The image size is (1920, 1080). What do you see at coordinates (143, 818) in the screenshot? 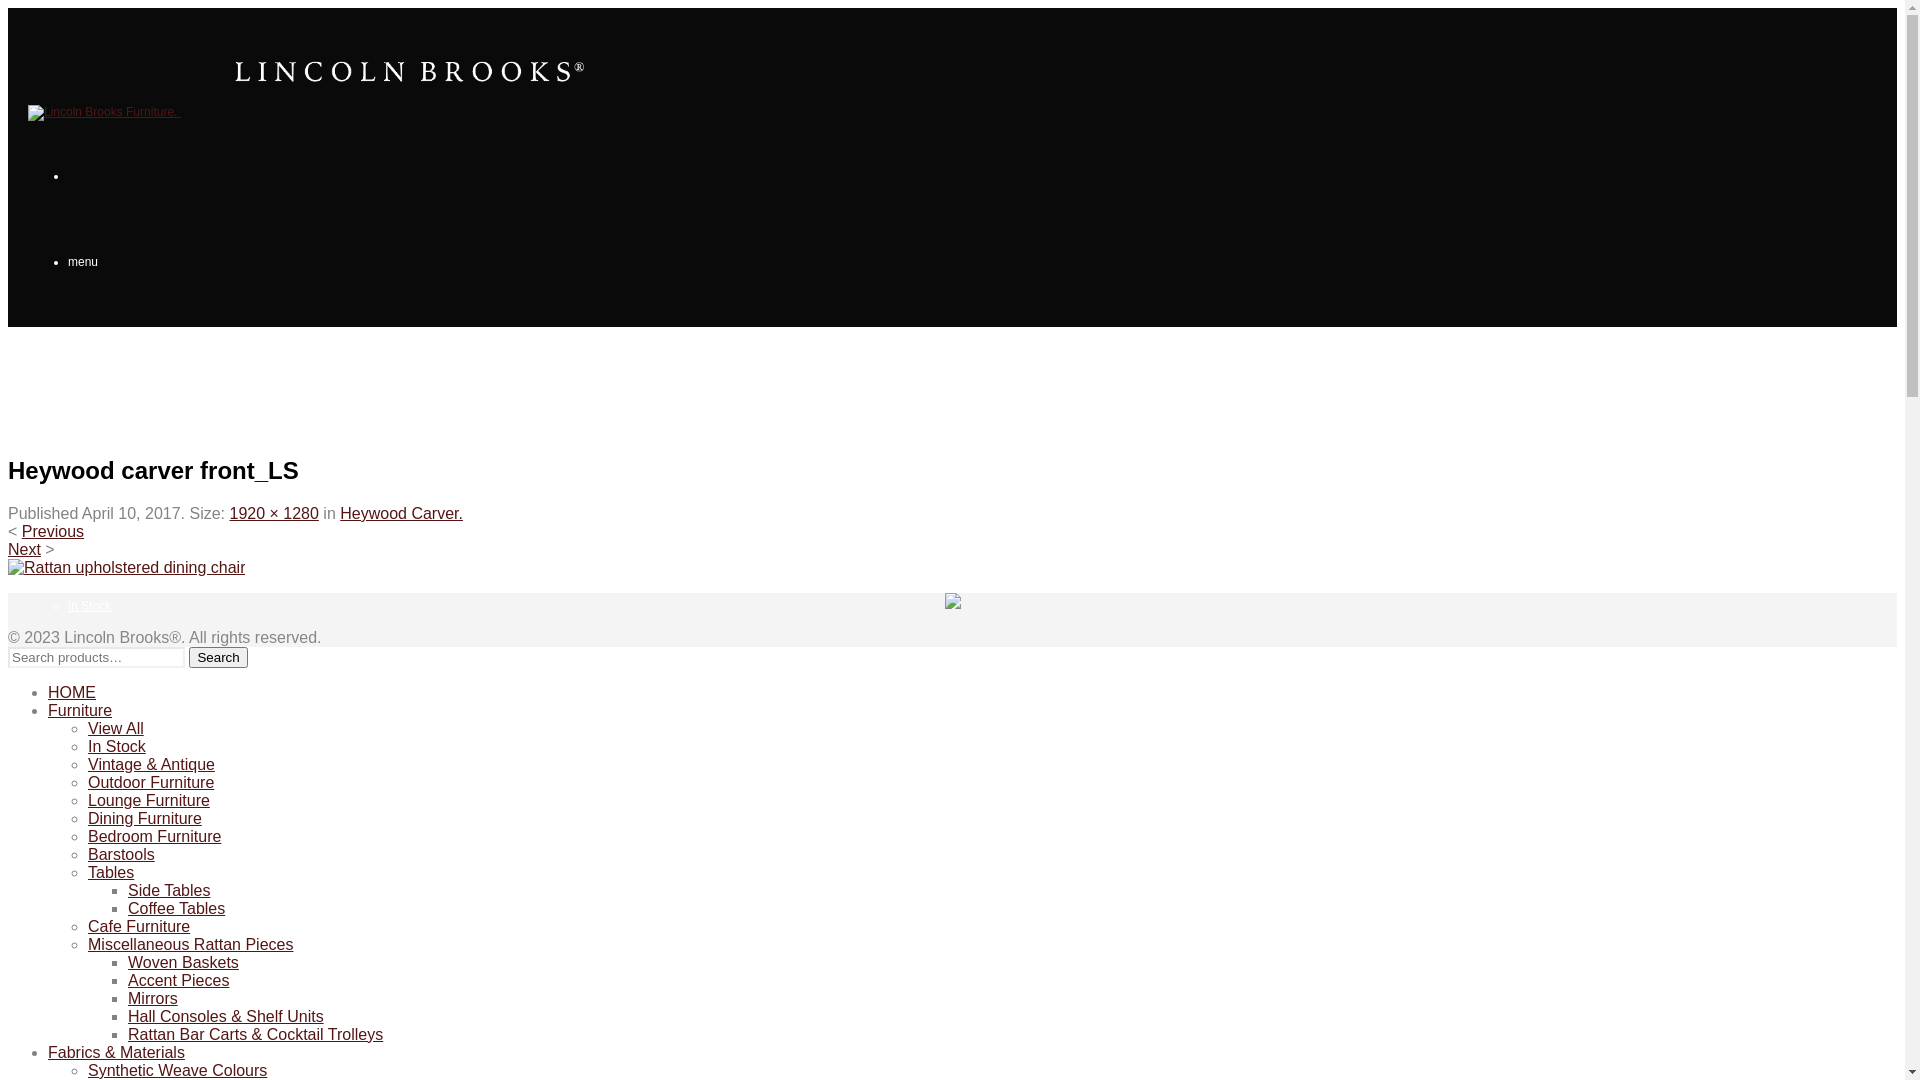
I see `'Dining Furniture'` at bounding box center [143, 818].